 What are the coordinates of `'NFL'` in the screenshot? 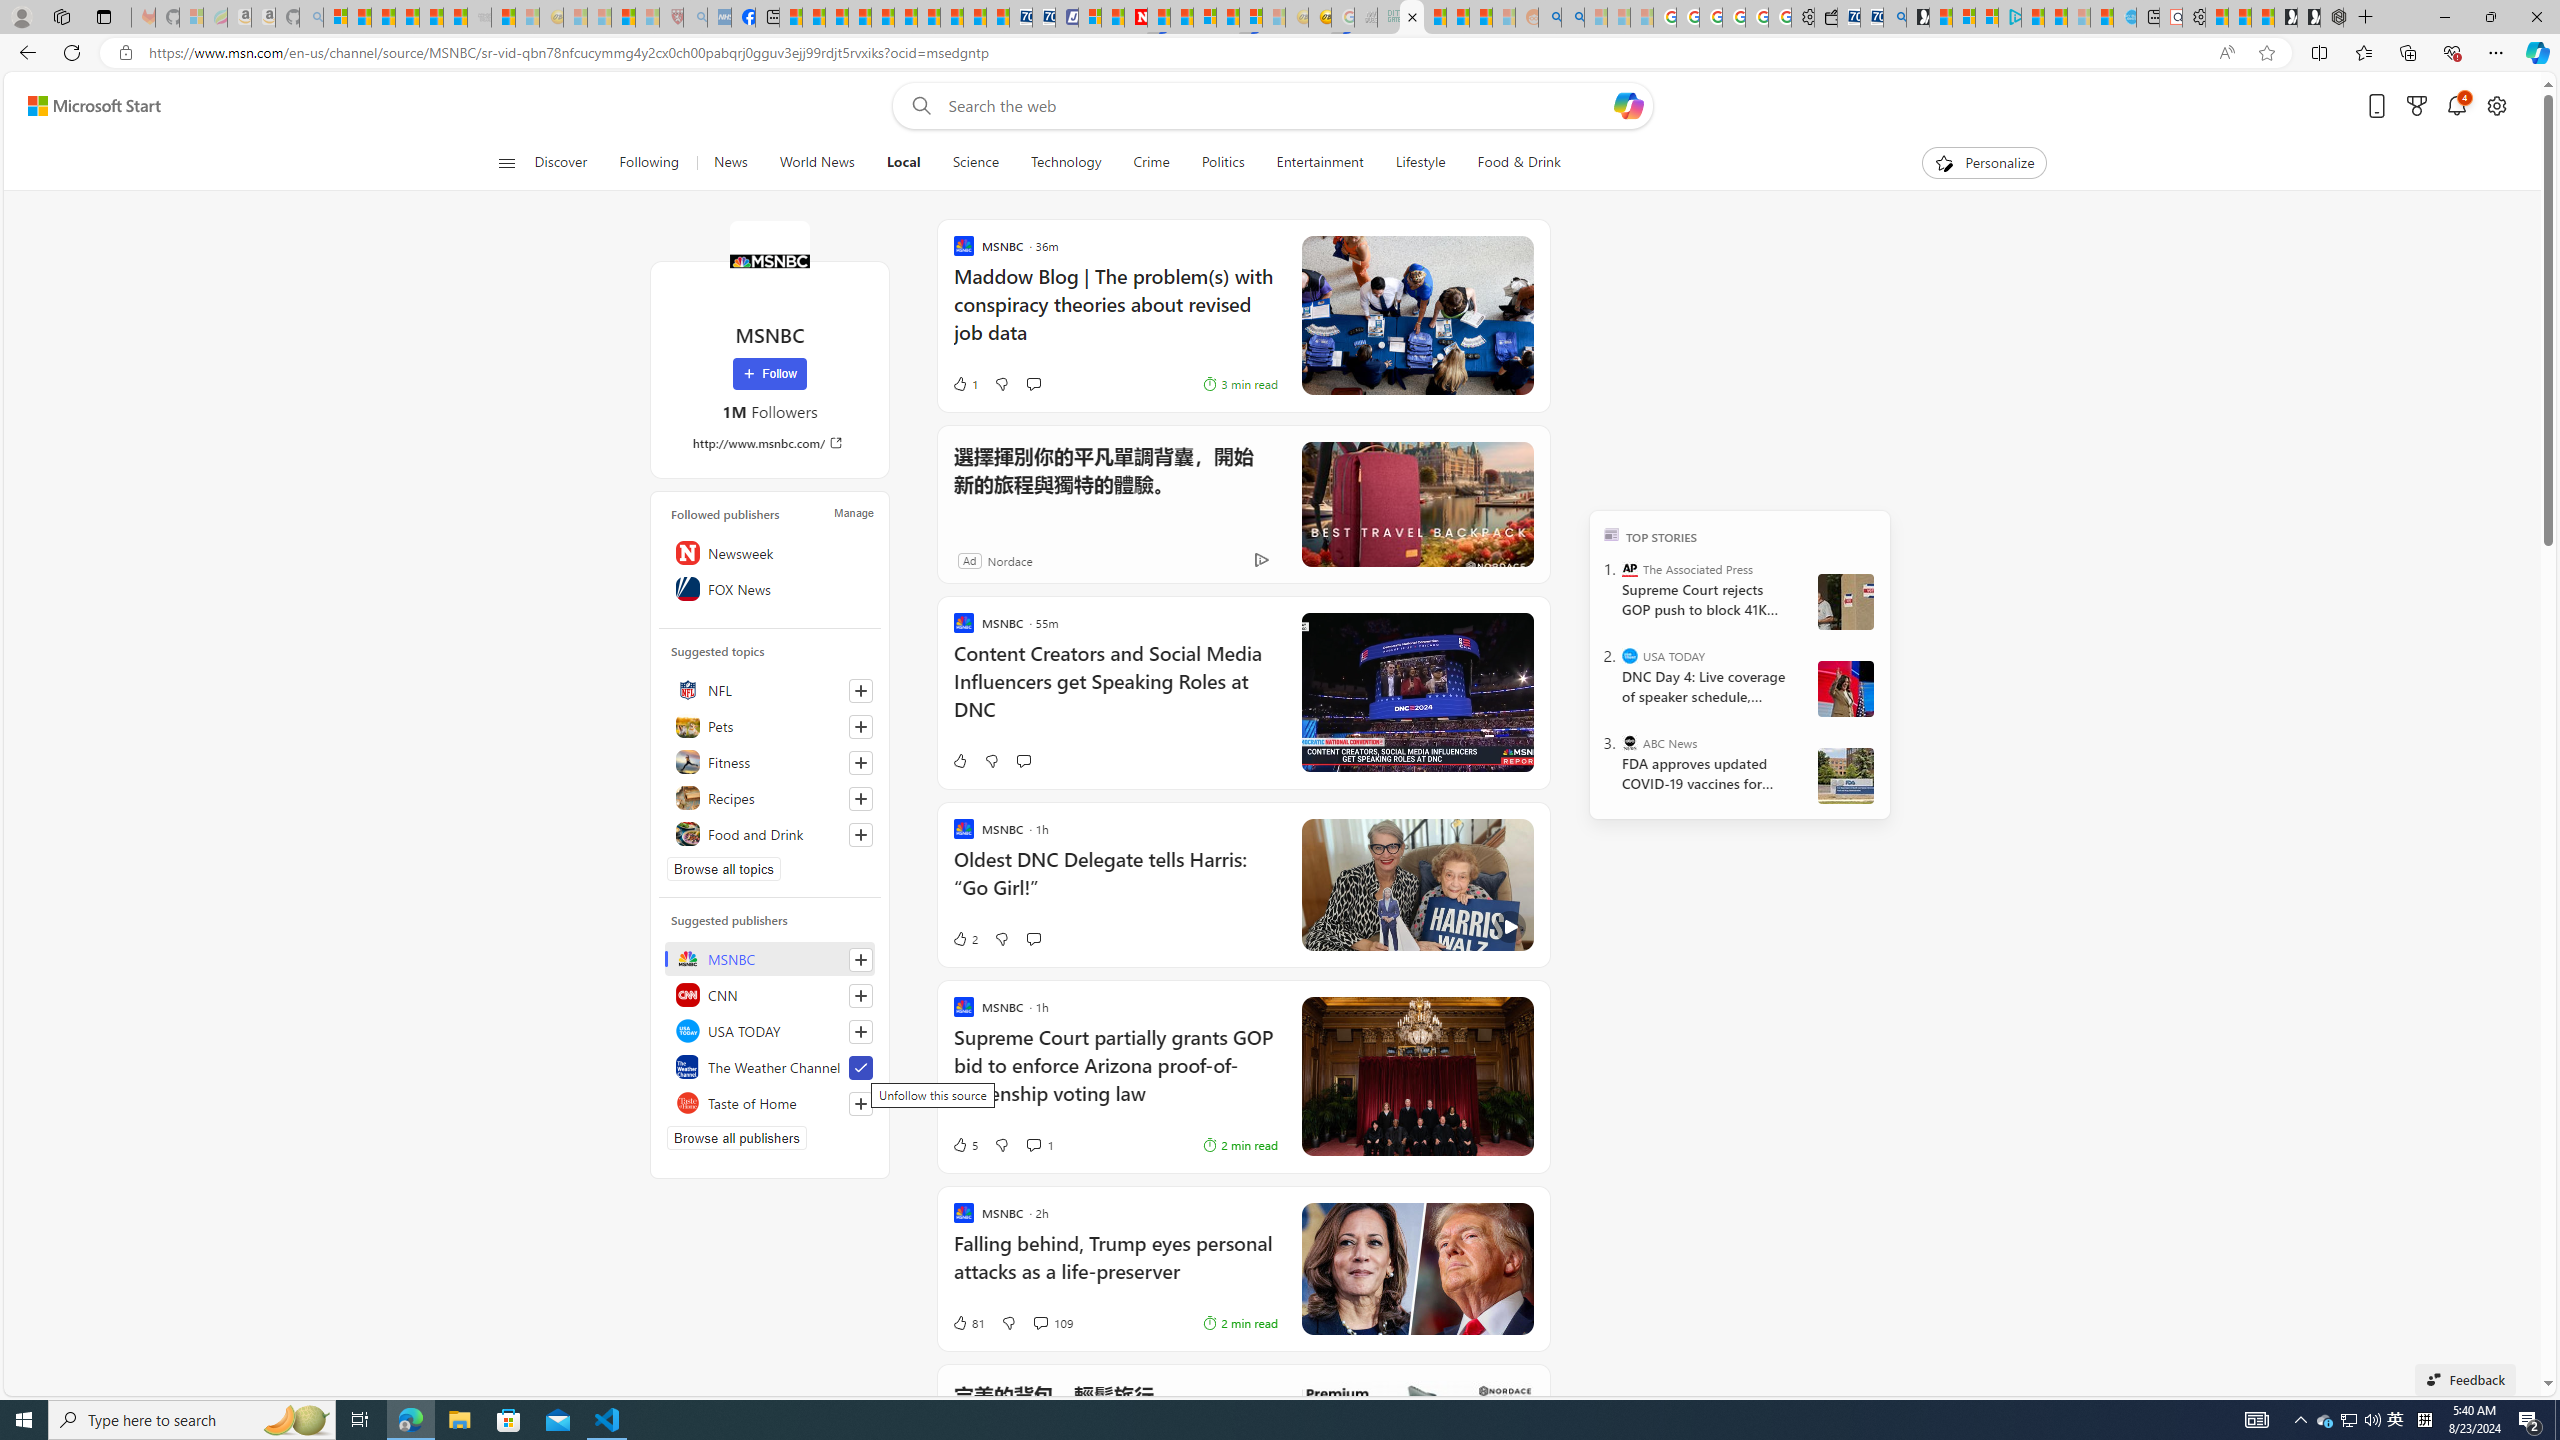 It's located at (770, 689).